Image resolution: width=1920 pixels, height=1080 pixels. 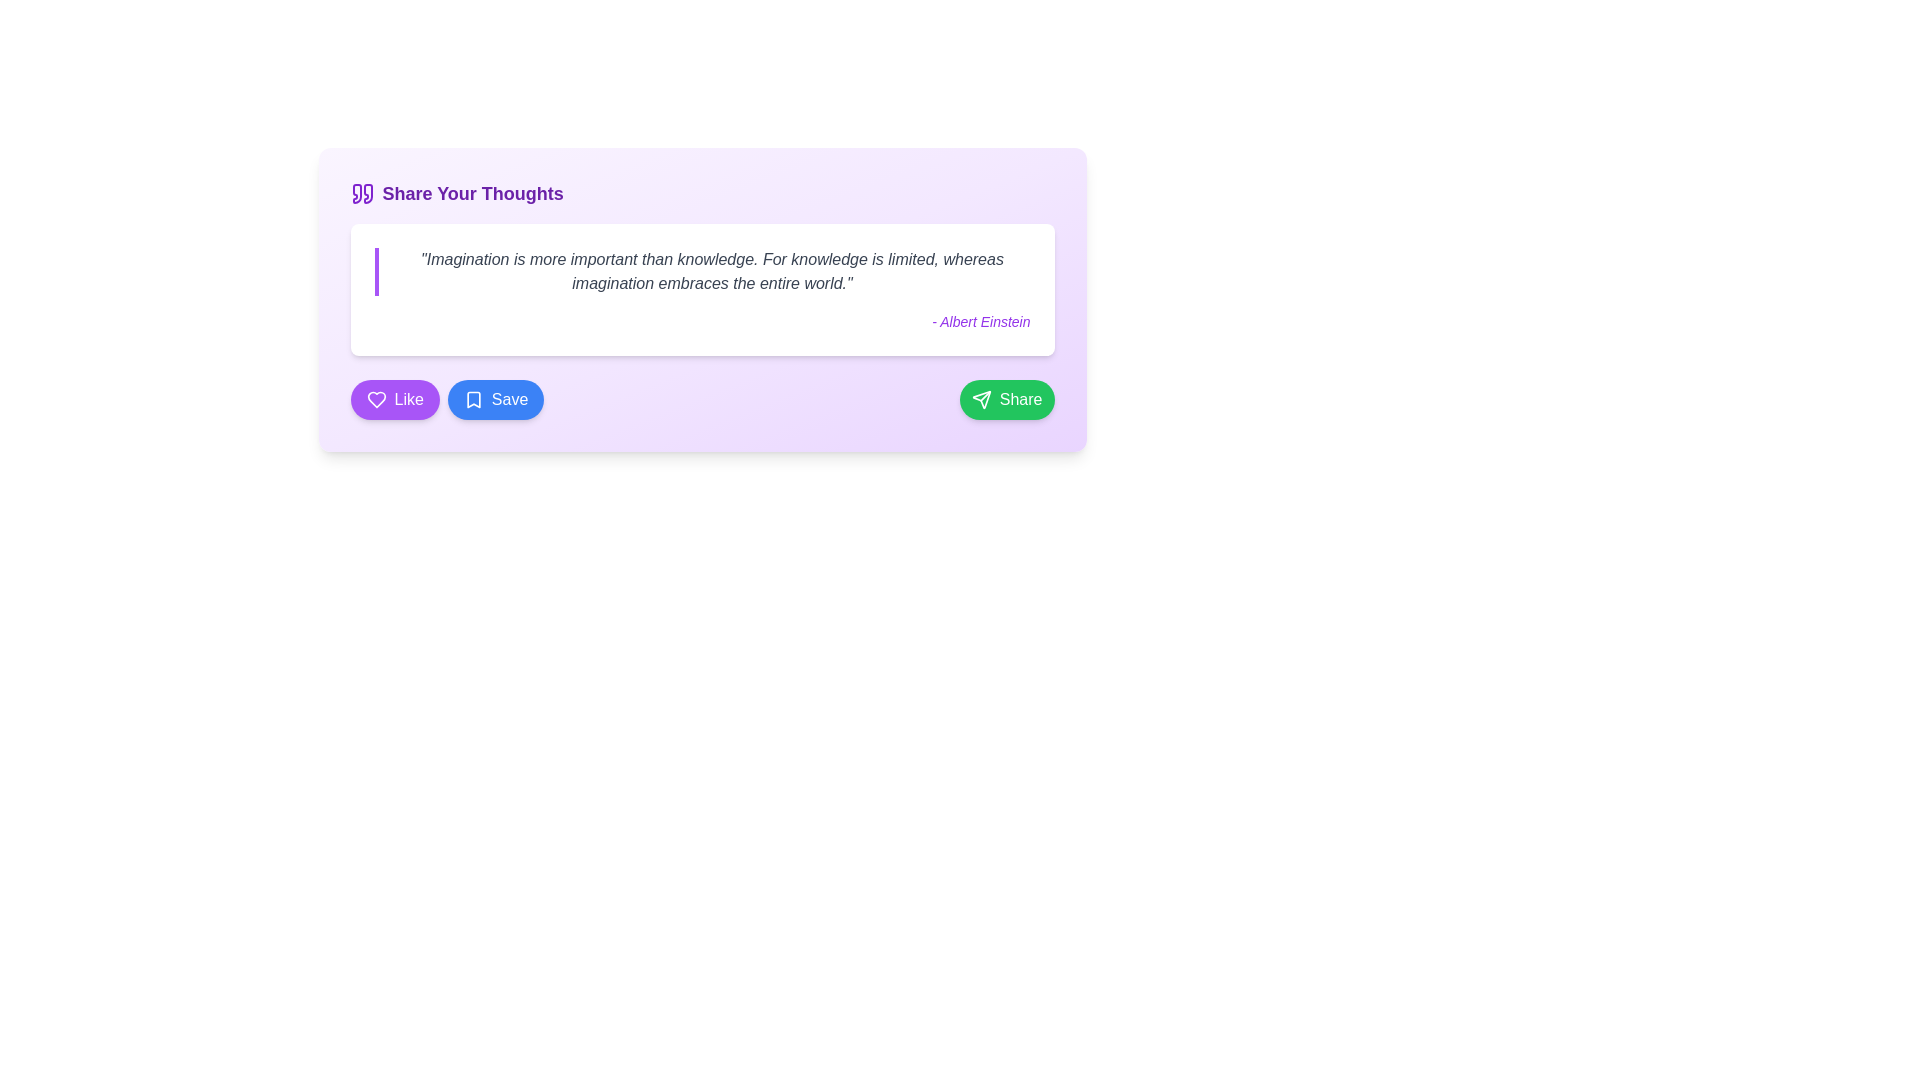 I want to click on the bookmark icon located to the left of the 'Save' text within the 'Save' button, so click(x=472, y=400).